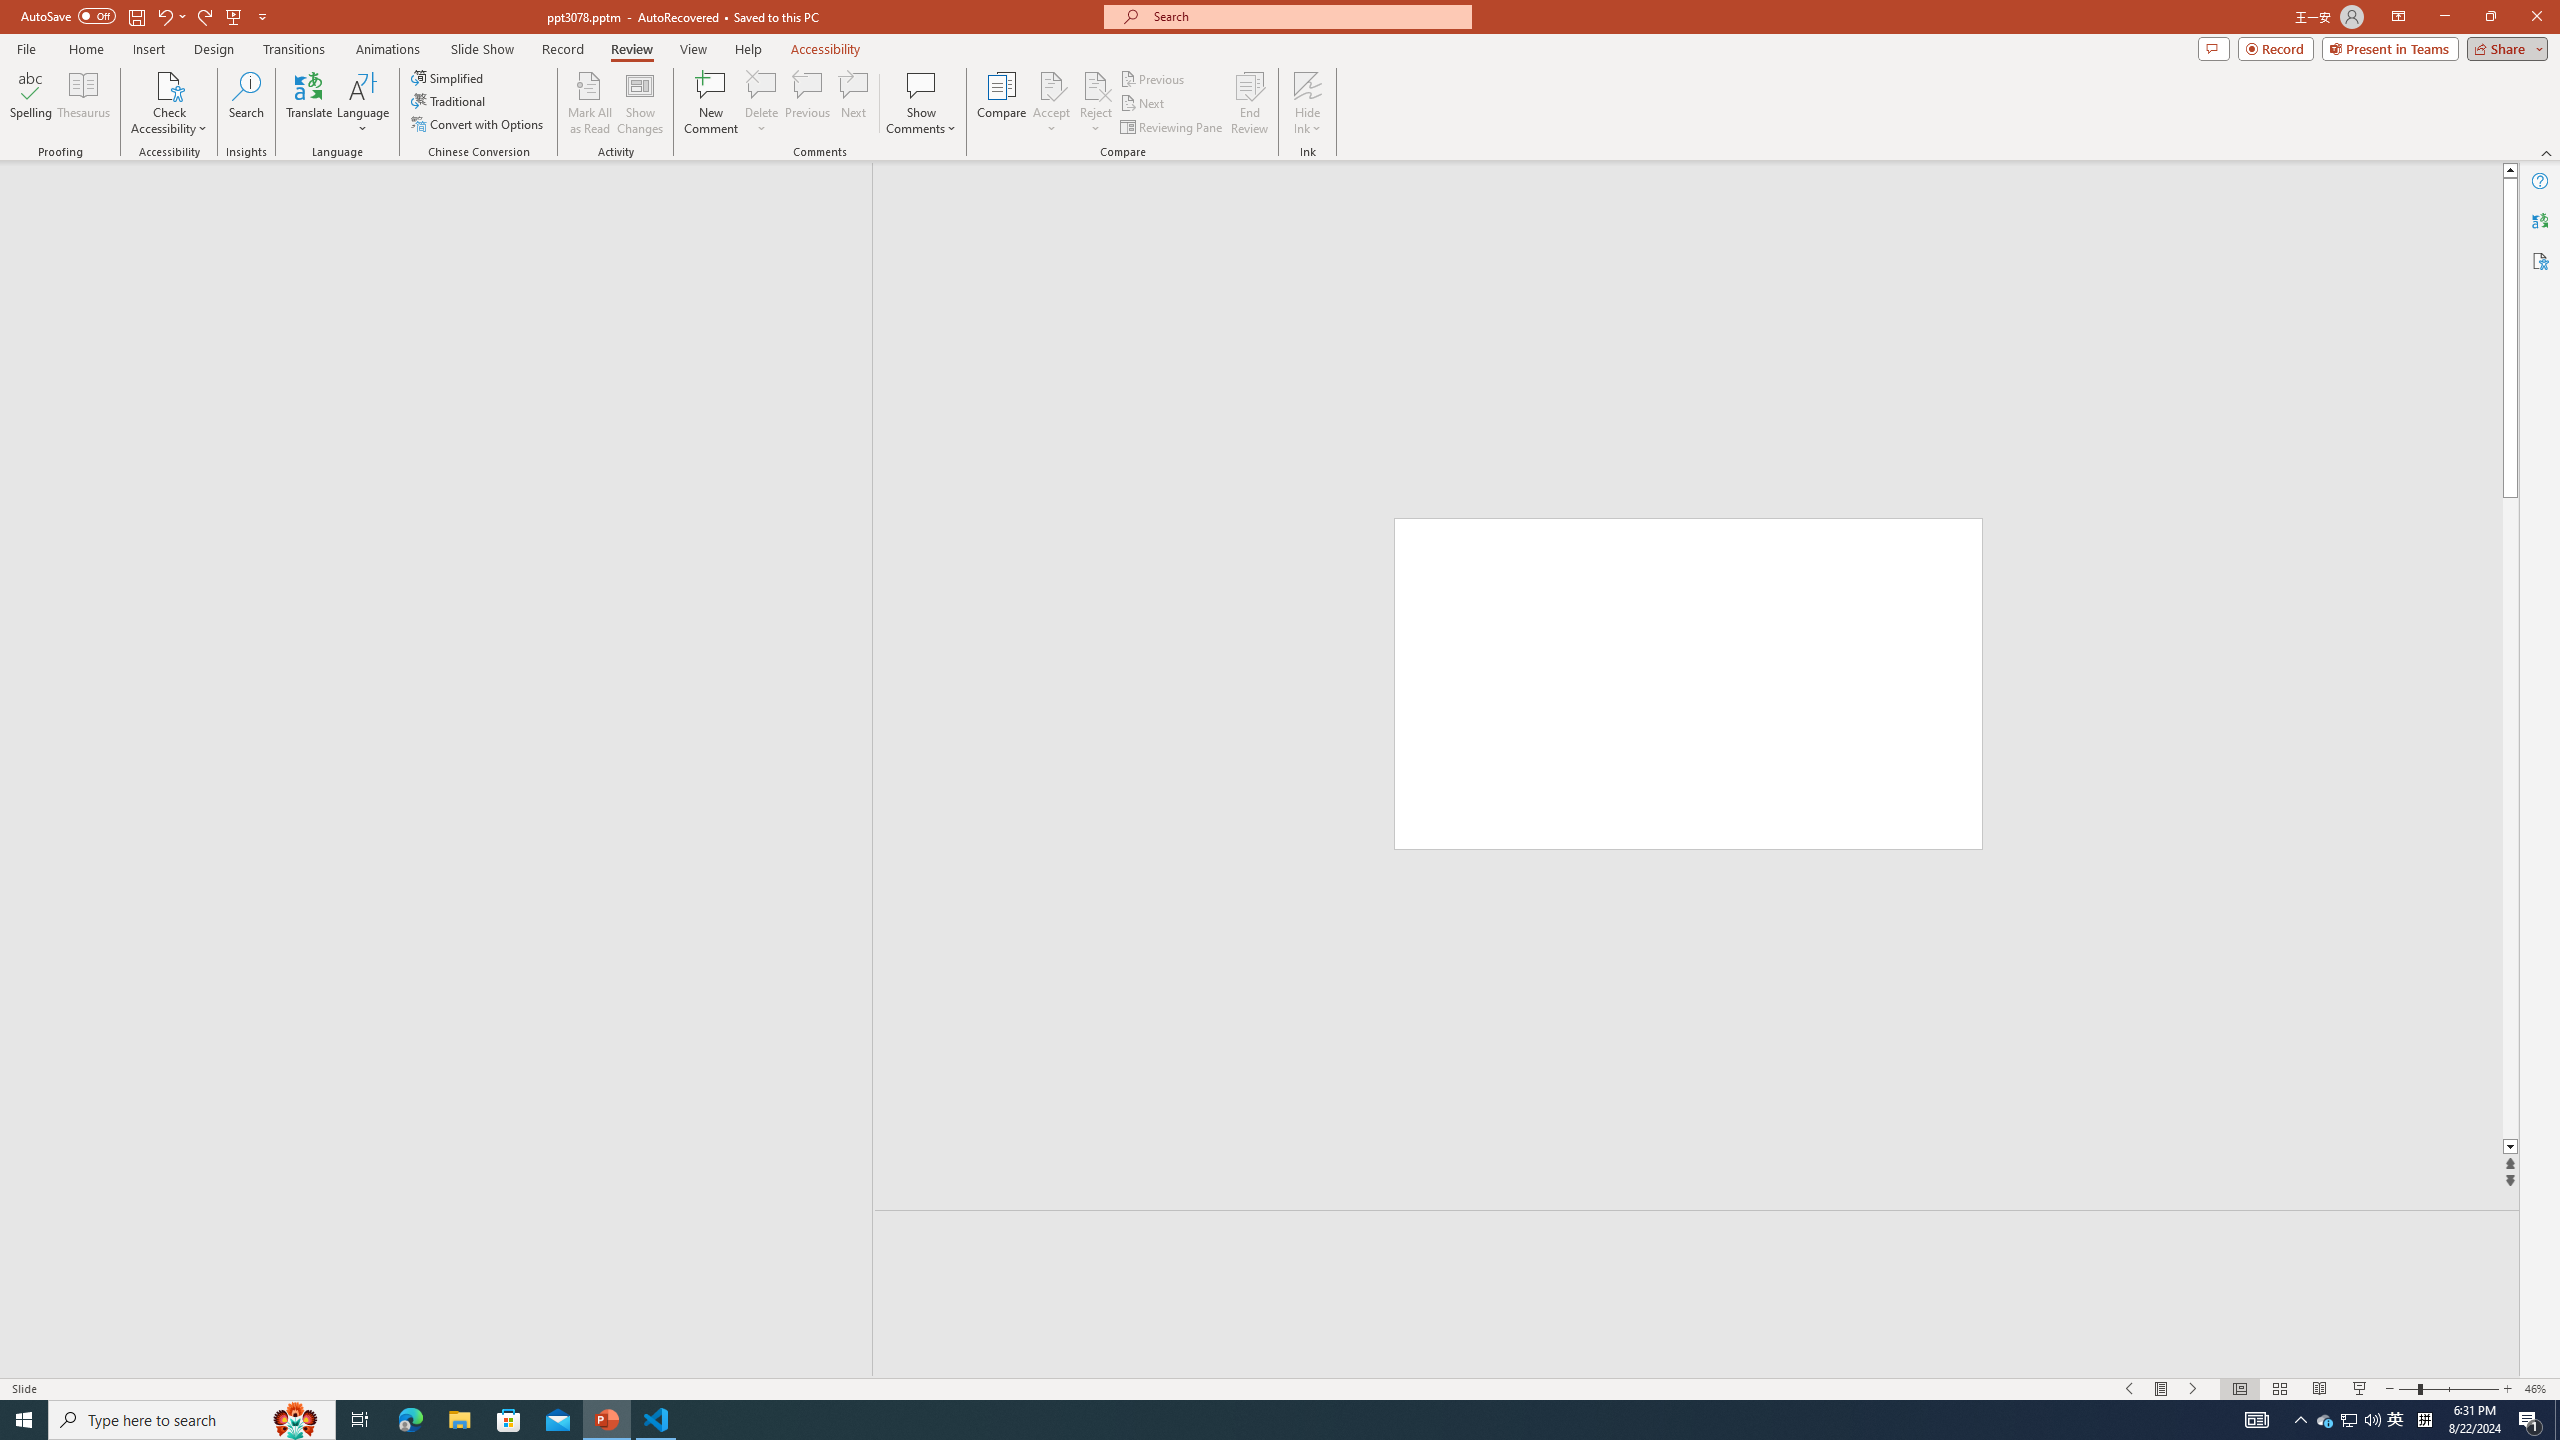 Image resolution: width=2560 pixels, height=1440 pixels. What do you see at coordinates (1308, 103) in the screenshot?
I see `'Hide Ink'` at bounding box center [1308, 103].